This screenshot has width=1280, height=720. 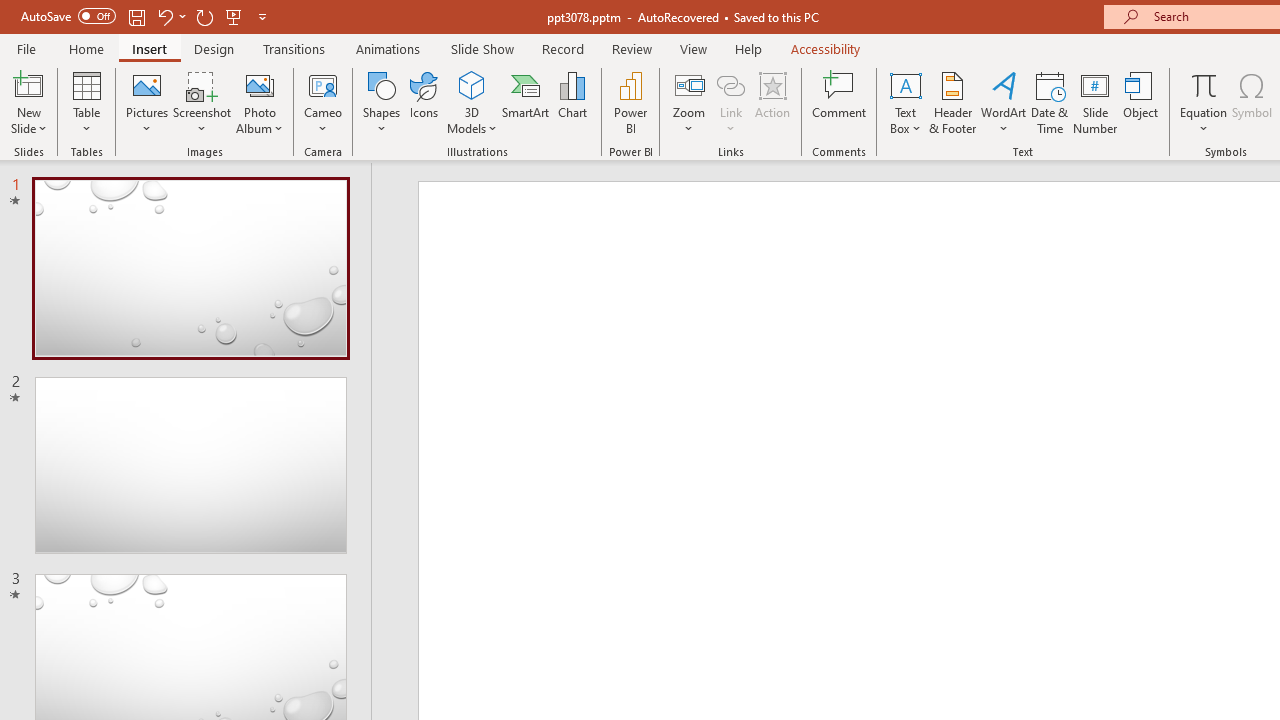 I want to click on 'Power BI', so click(x=630, y=103).